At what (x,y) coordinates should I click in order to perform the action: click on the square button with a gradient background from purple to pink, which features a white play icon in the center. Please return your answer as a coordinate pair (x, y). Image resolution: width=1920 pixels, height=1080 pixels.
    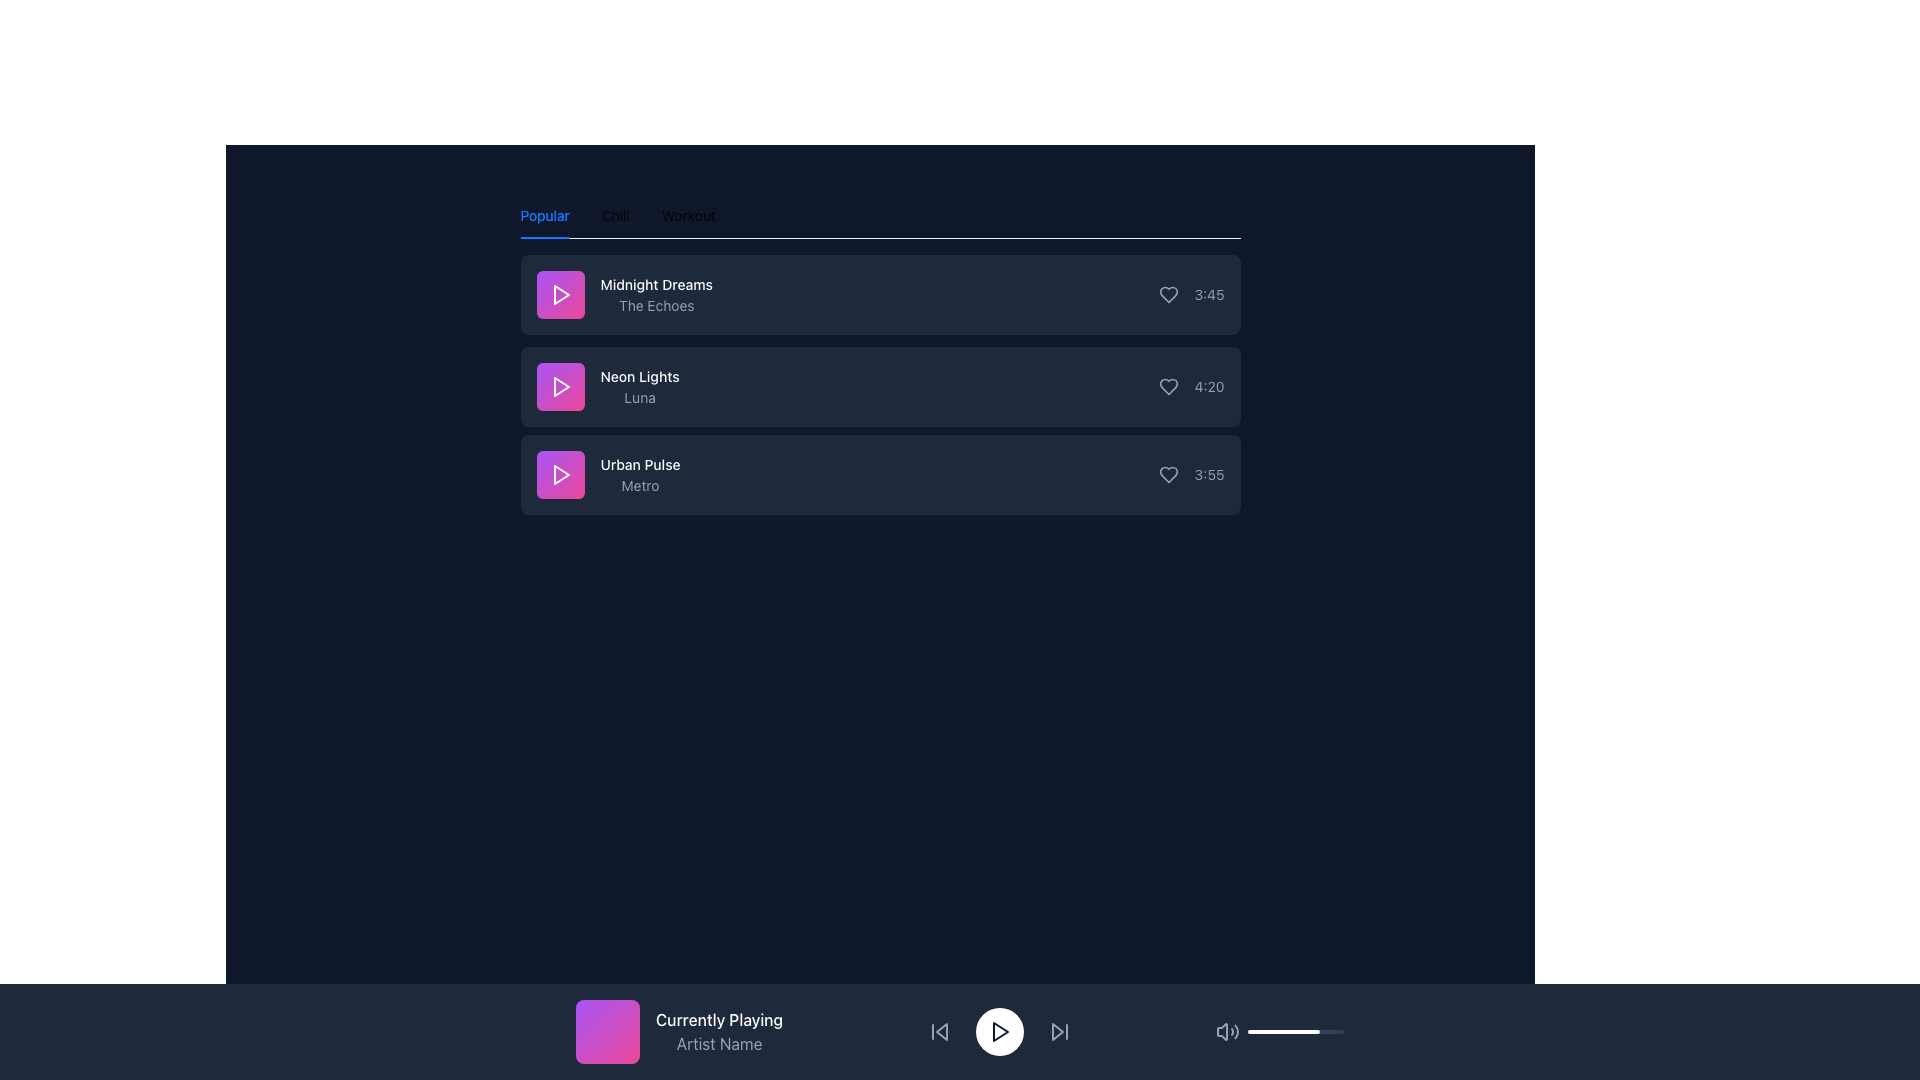
    Looking at the image, I should click on (560, 386).